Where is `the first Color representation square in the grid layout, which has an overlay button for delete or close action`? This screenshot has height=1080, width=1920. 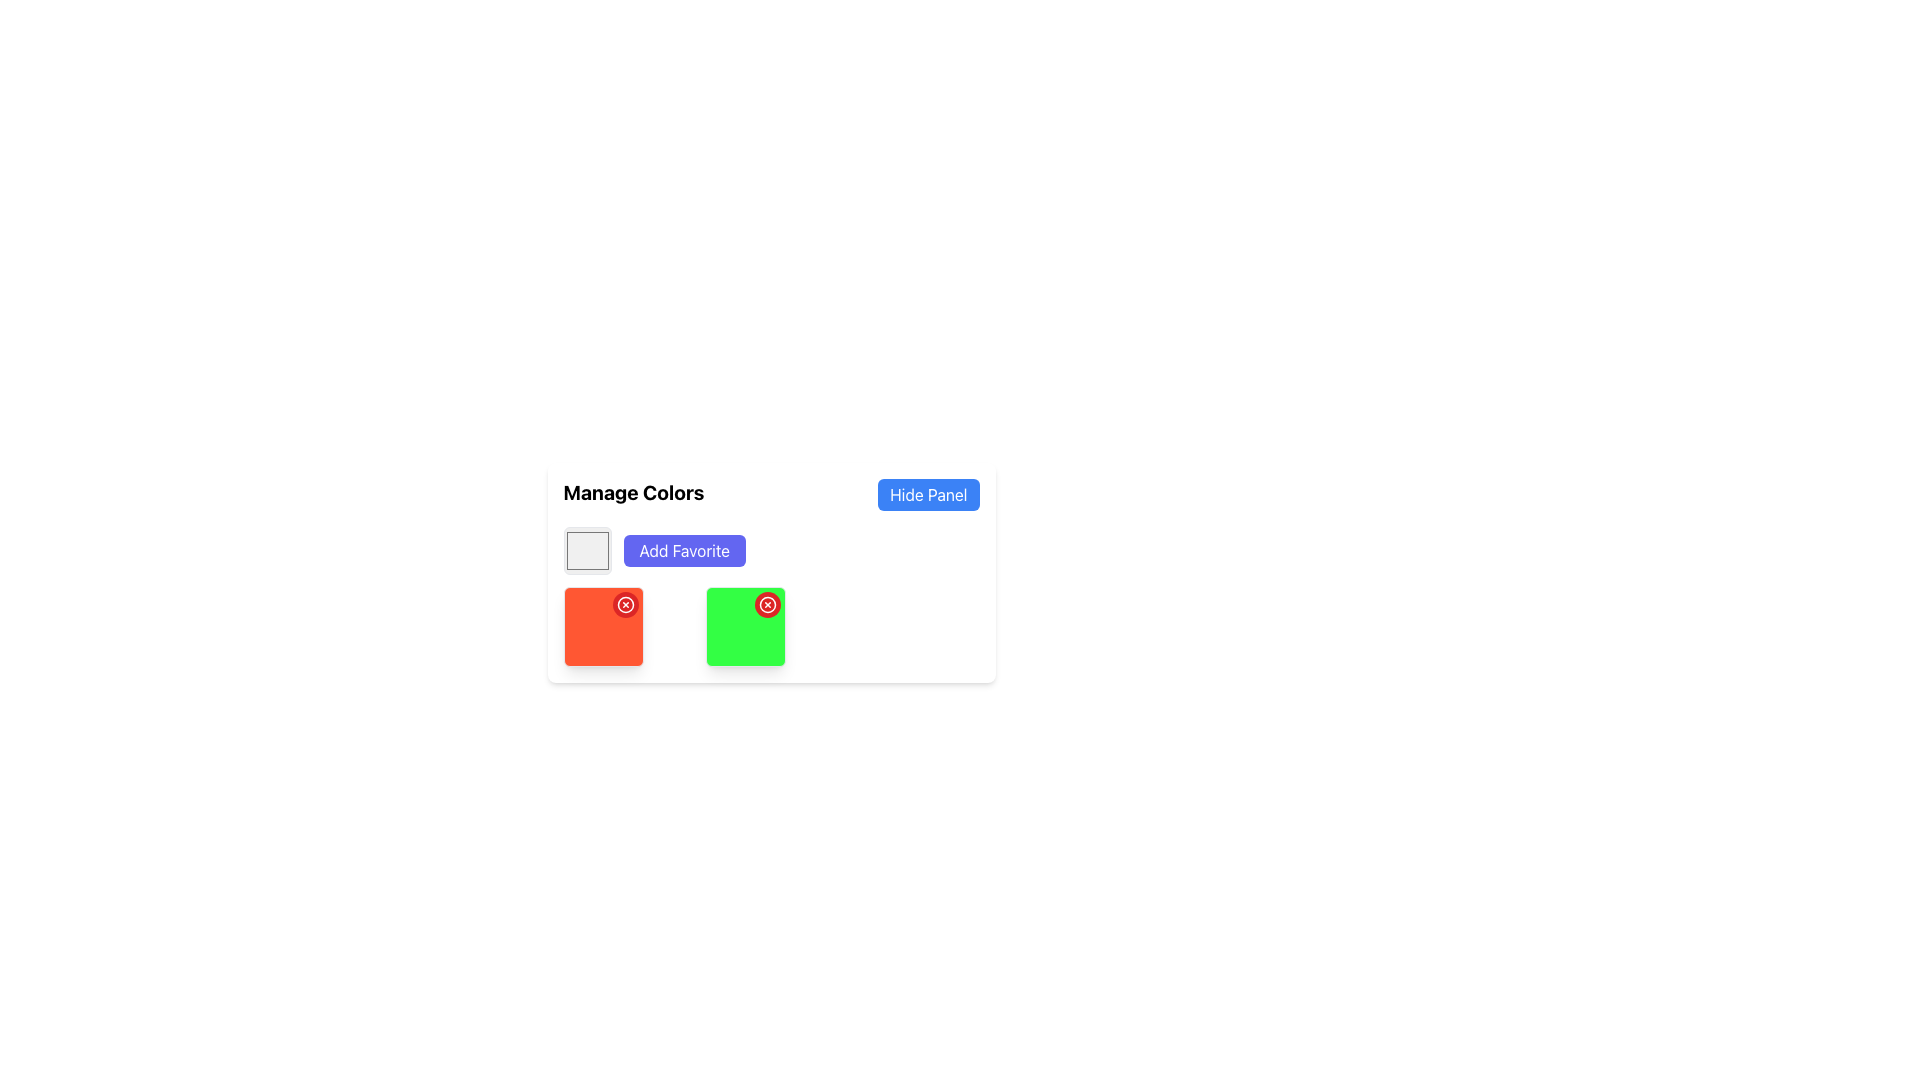
the first Color representation square in the grid layout, which has an overlay button for delete or close action is located at coordinates (602, 626).